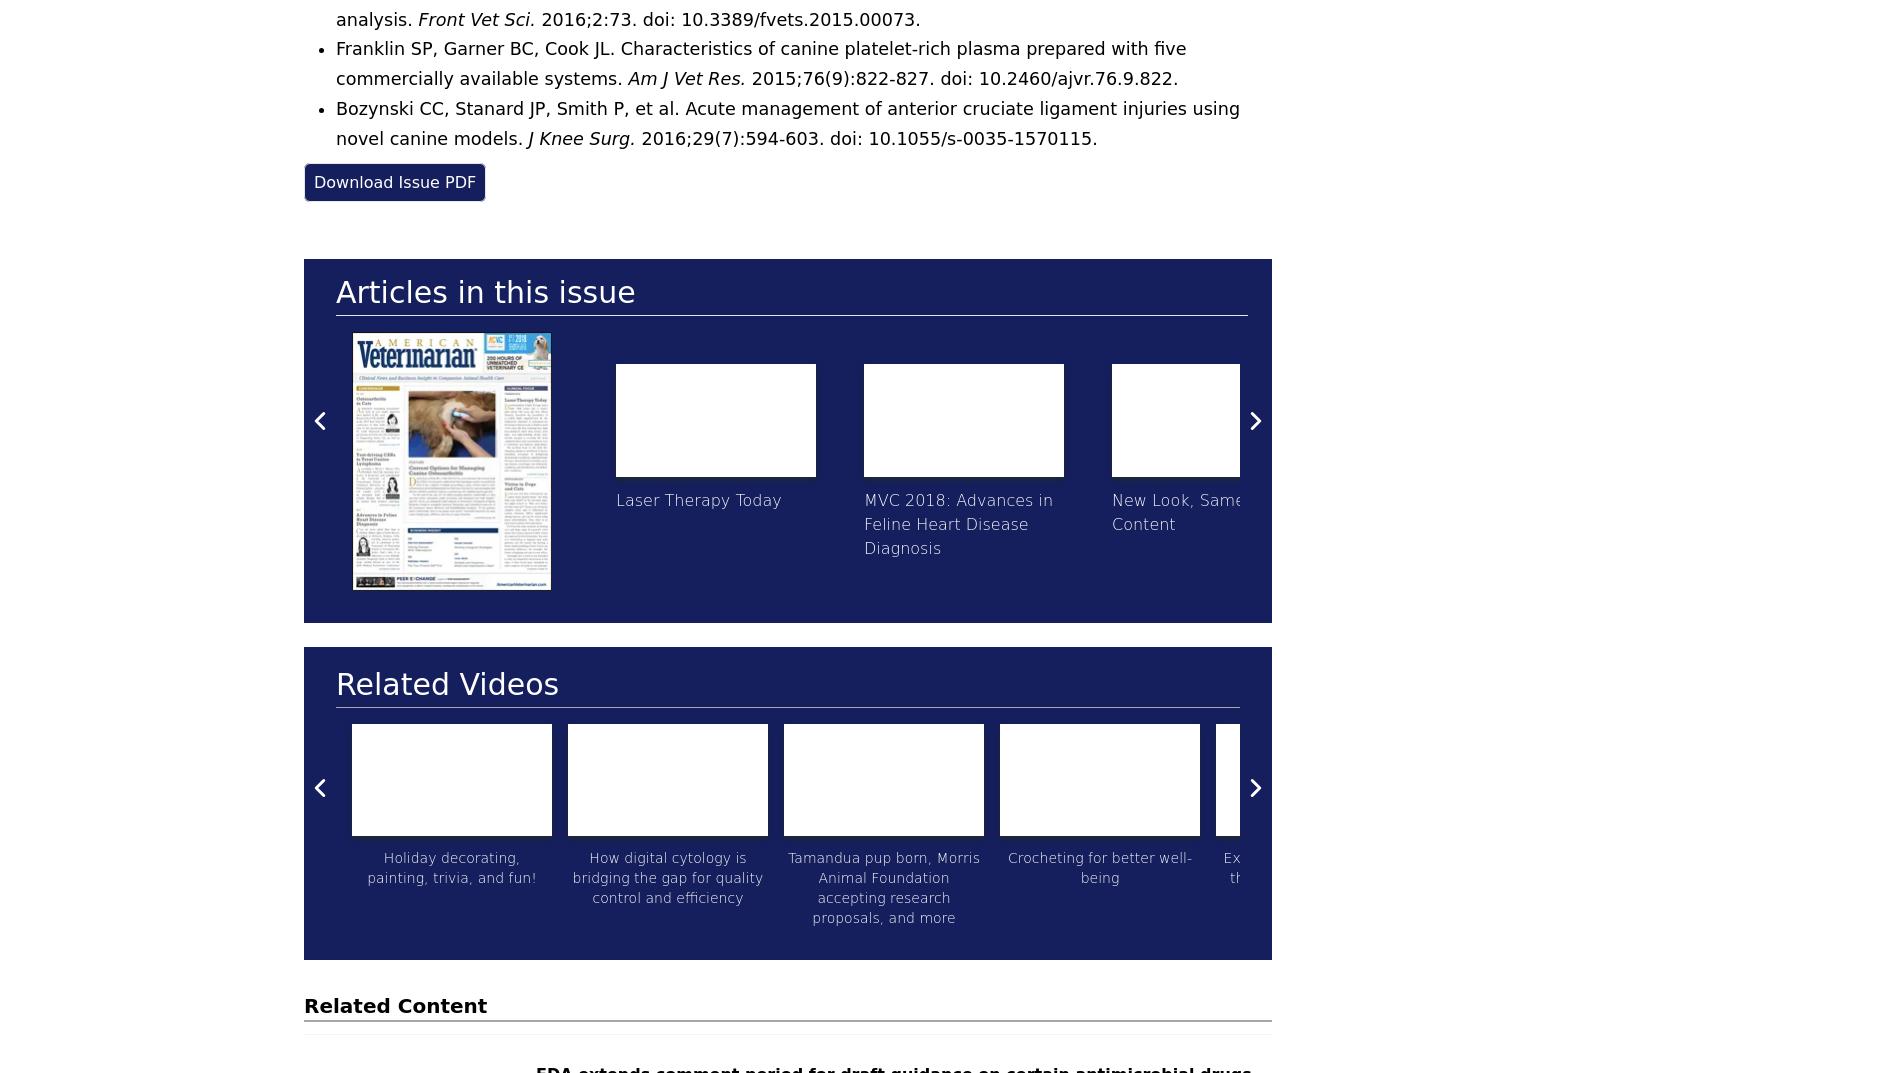  I want to click on 'Comparing extracorporeal shockwave therapy products', so click(1531, 877).